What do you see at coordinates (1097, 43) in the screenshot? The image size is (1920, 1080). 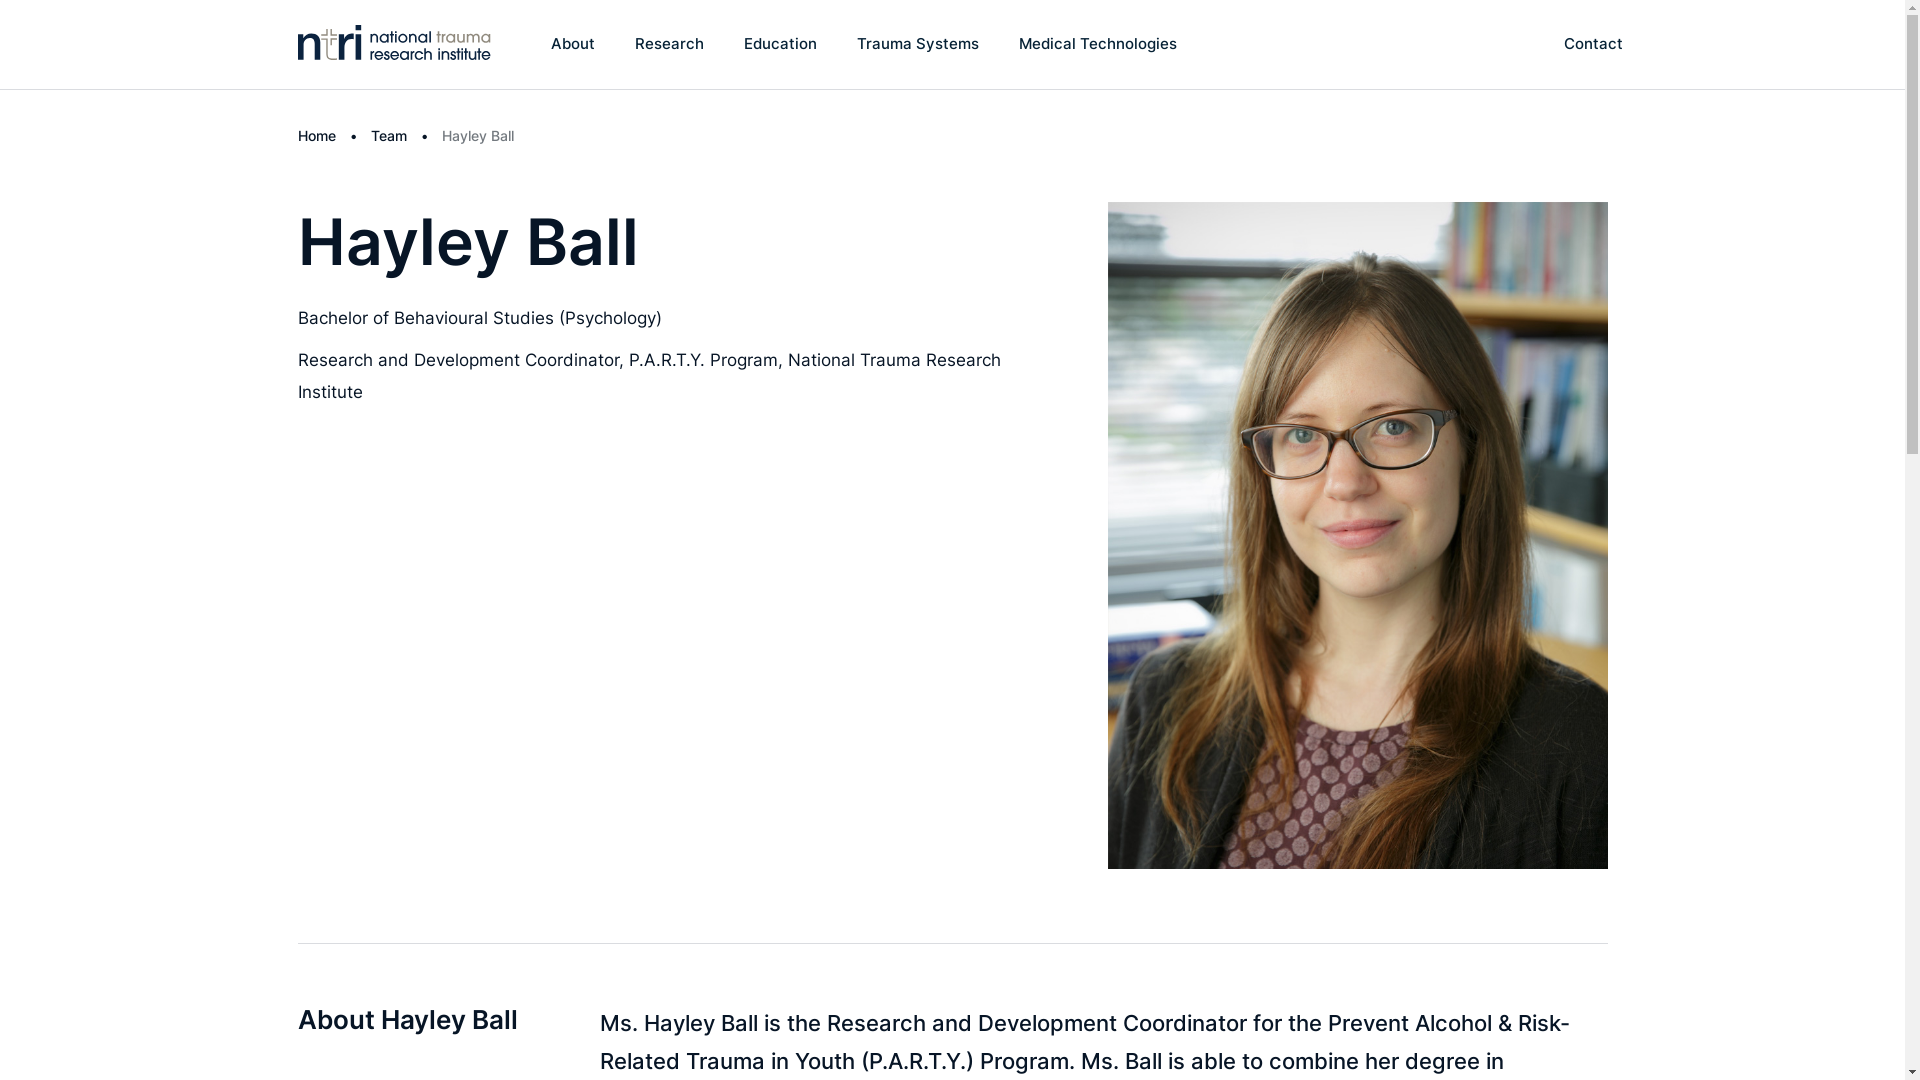 I see `'Medical Technologies'` at bounding box center [1097, 43].